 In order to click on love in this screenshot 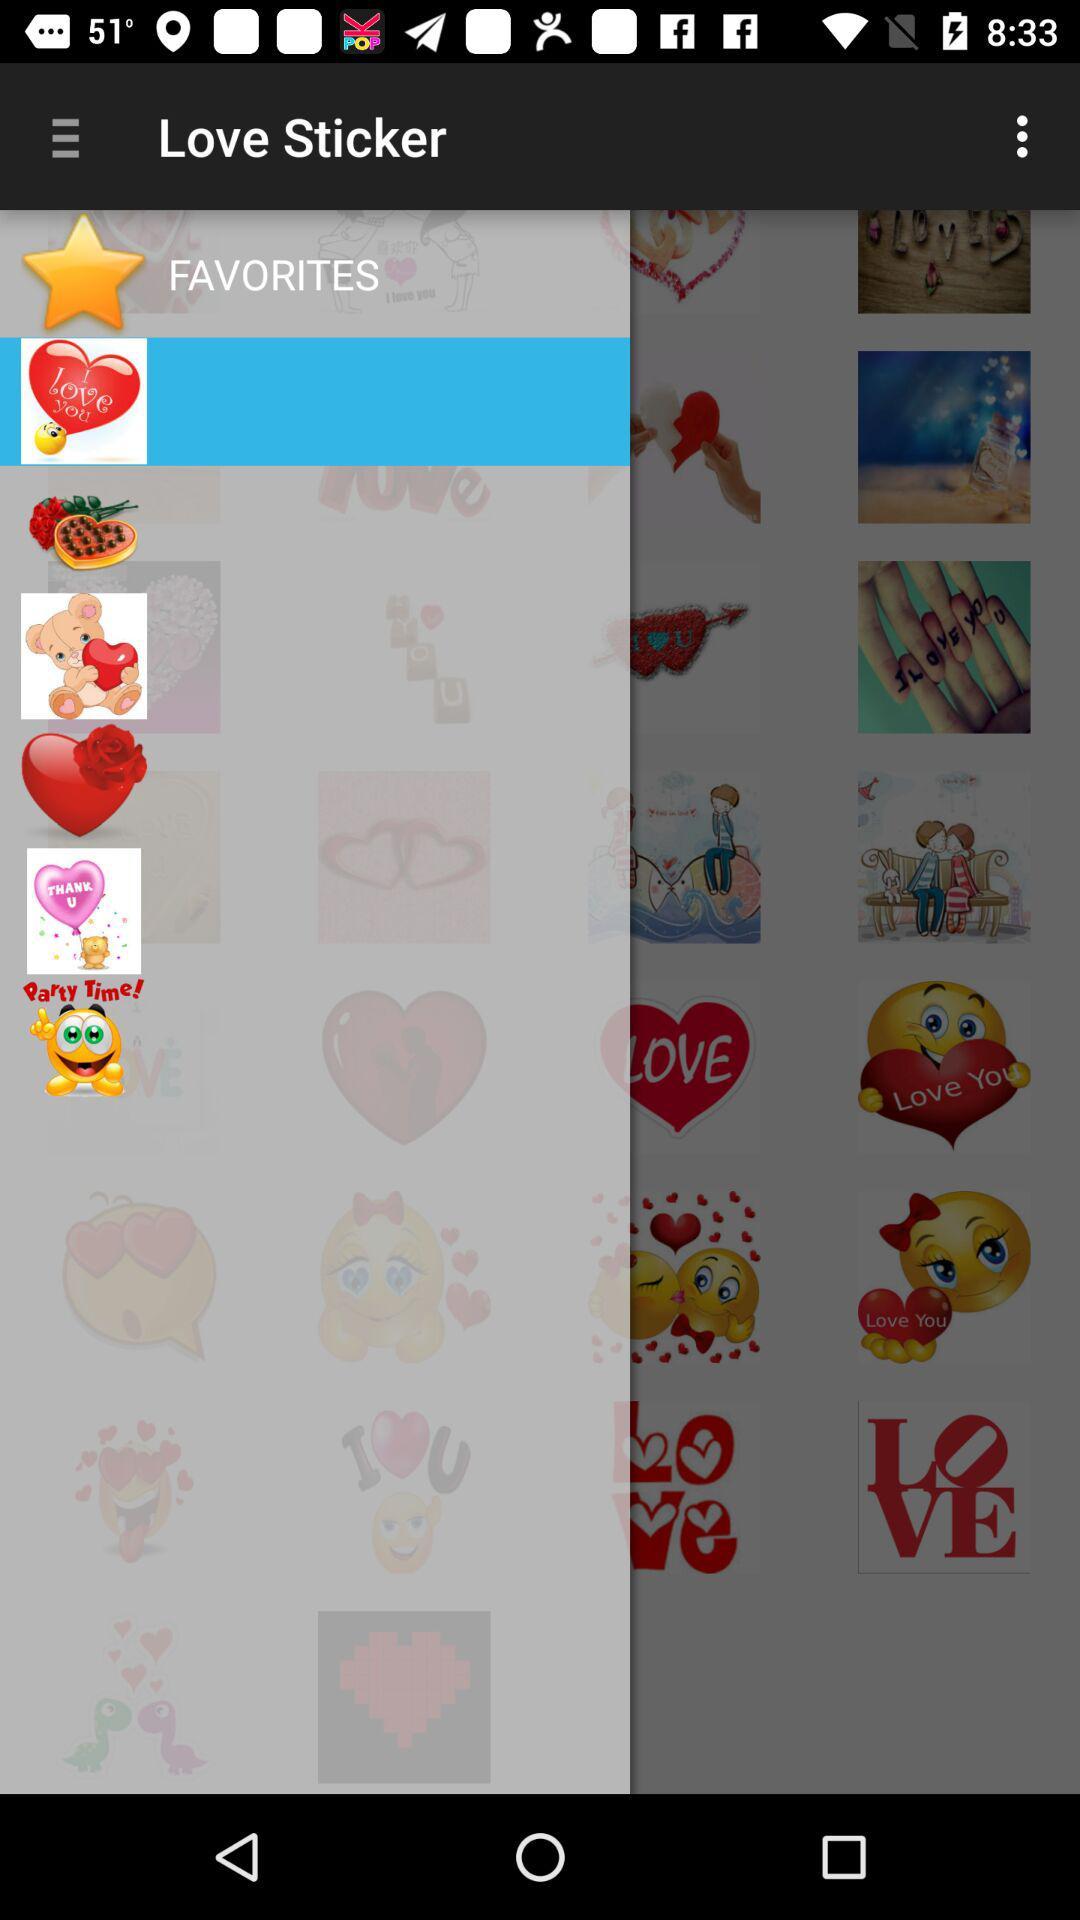, I will do `click(404, 436)`.